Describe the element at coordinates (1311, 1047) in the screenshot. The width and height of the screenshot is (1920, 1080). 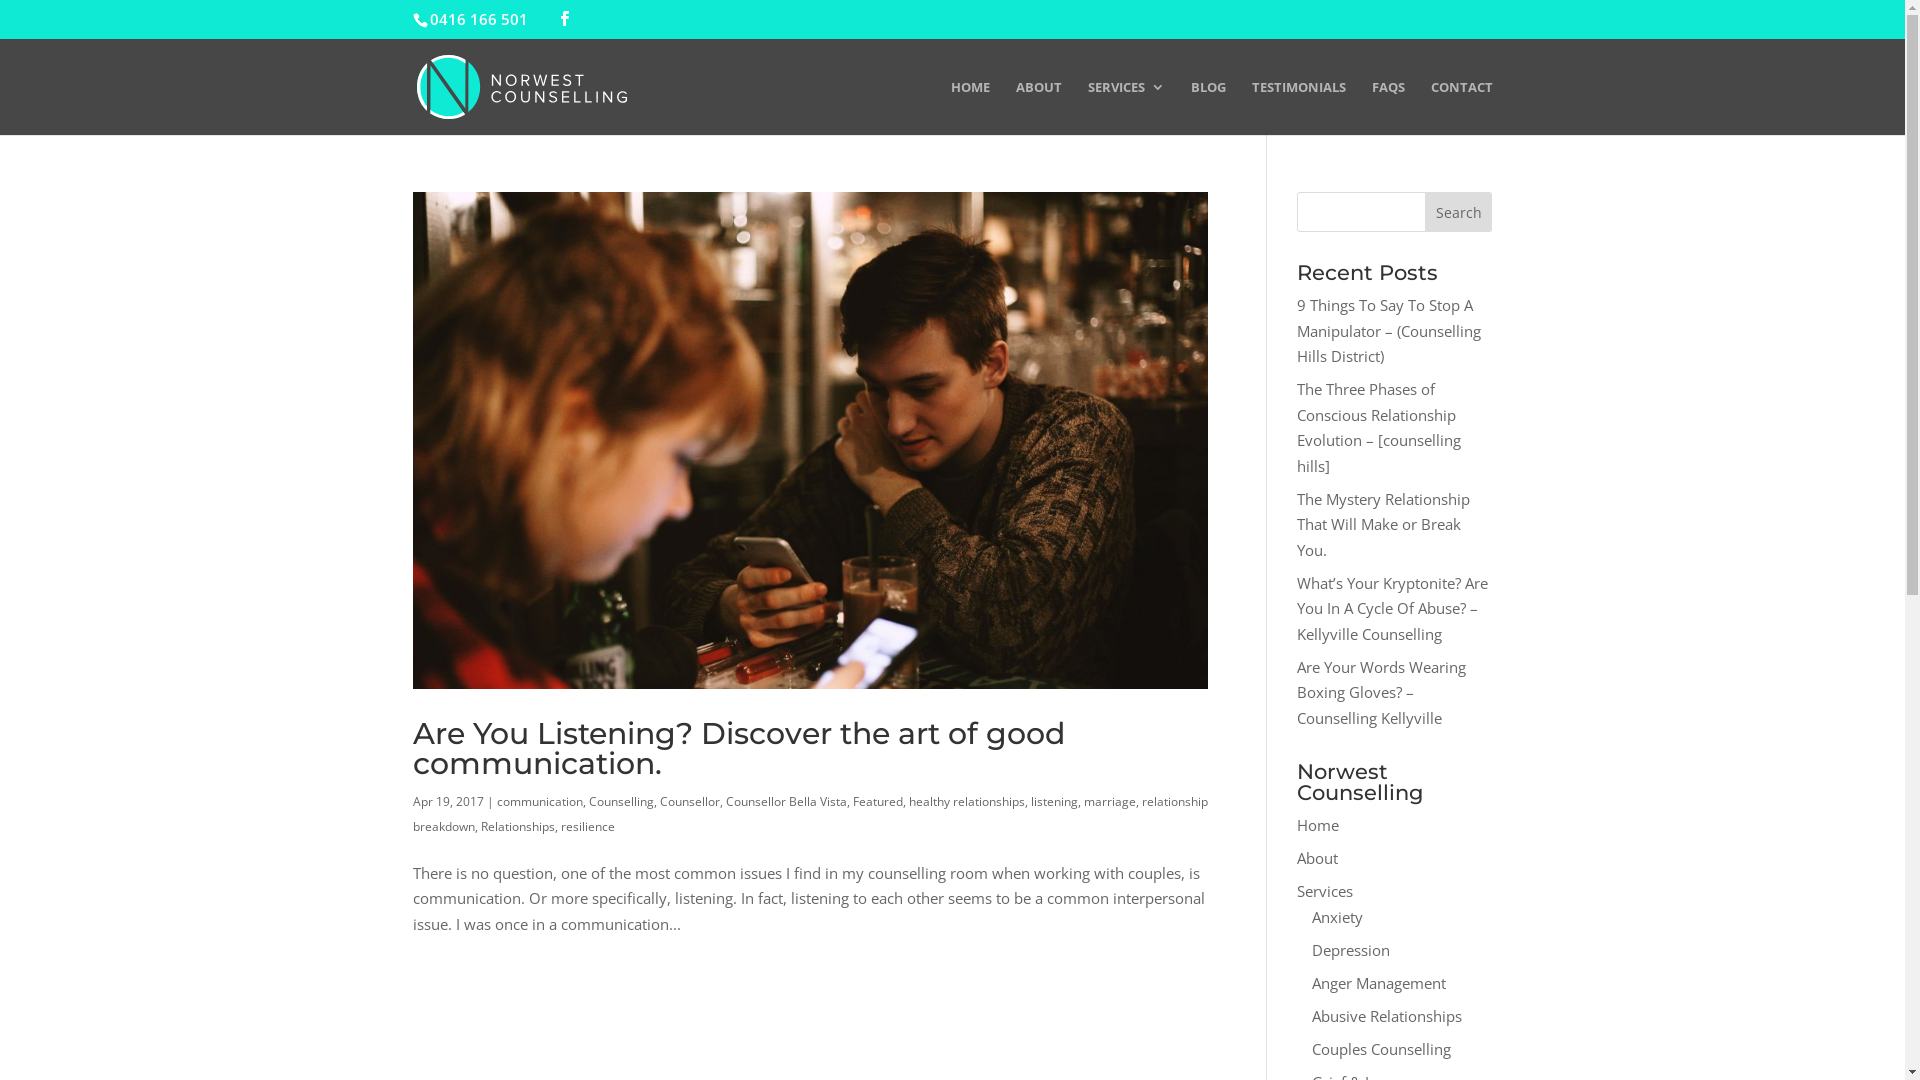
I see `'Couples Counselling'` at that location.